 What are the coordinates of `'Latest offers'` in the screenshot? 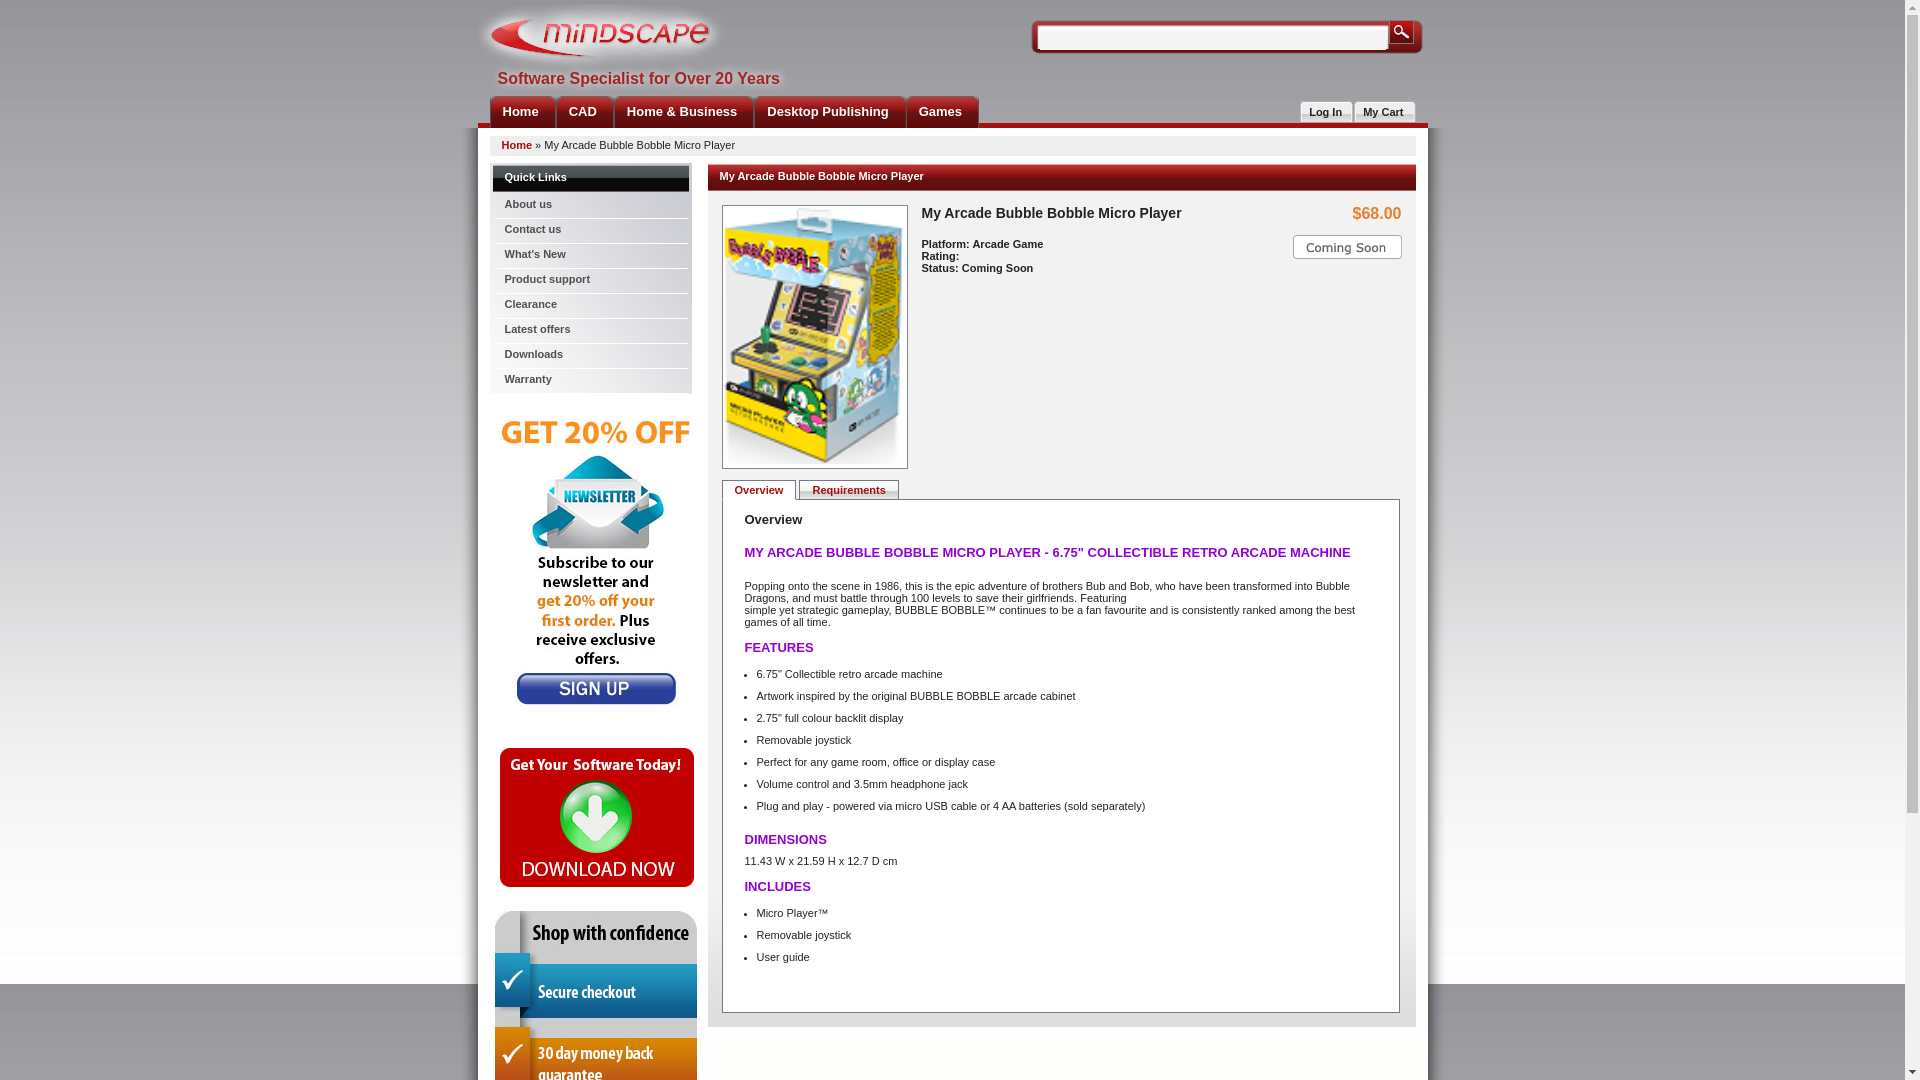 It's located at (494, 330).